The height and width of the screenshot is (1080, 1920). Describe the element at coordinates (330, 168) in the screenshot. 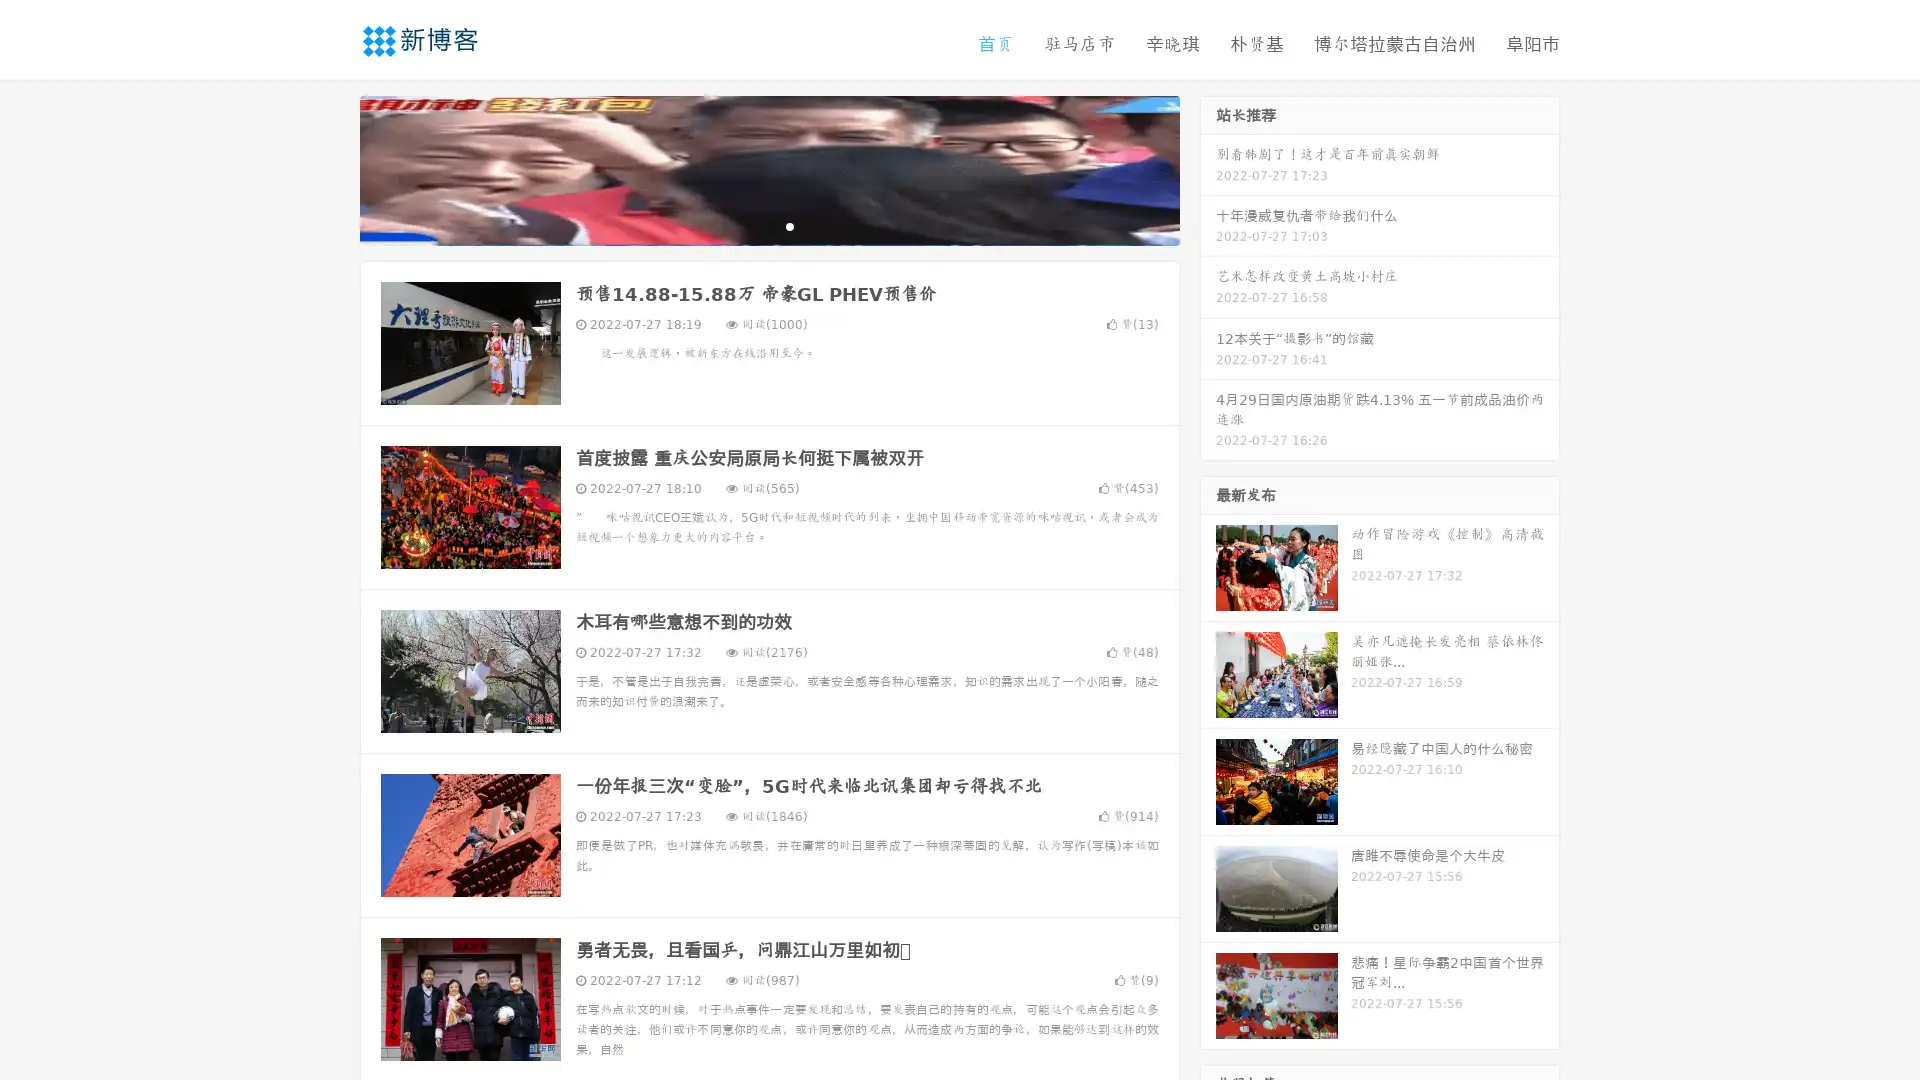

I see `Previous slide` at that location.